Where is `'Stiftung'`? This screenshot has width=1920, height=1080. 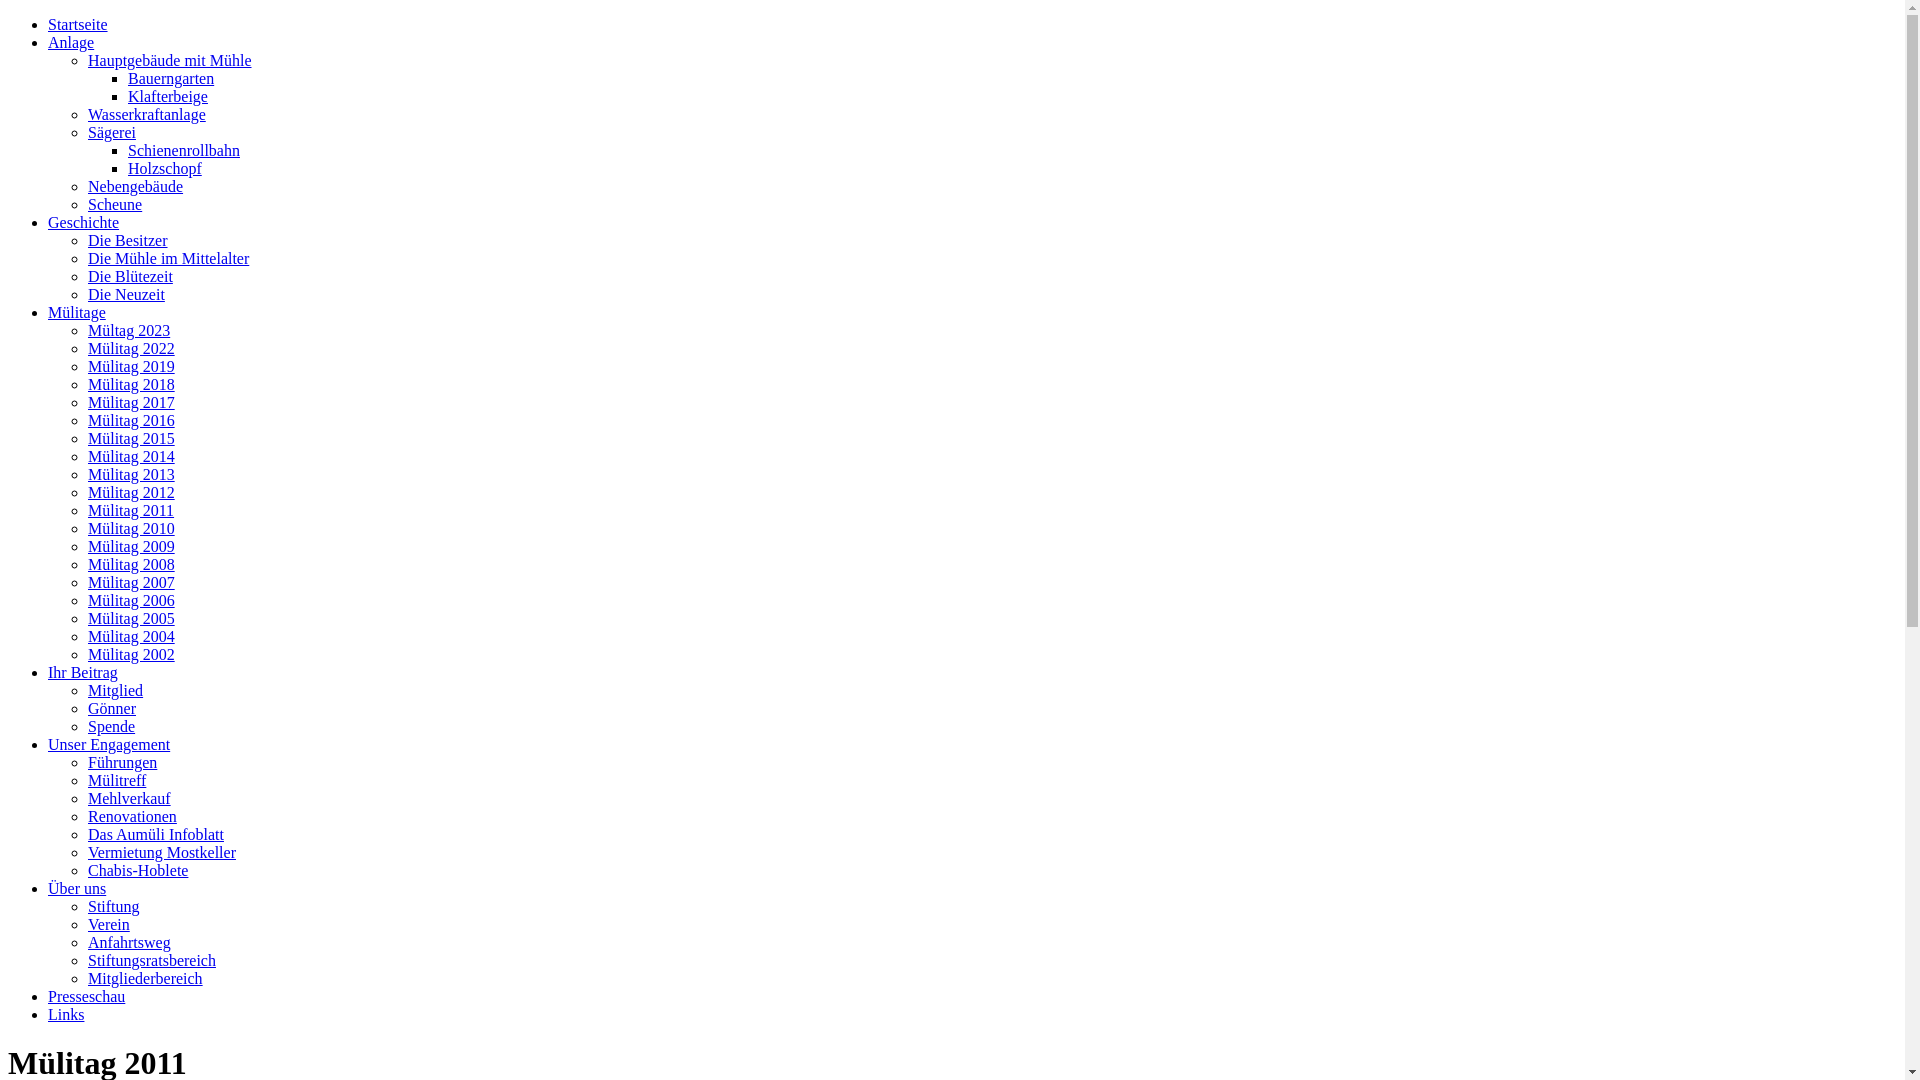
'Stiftung' is located at coordinates (86, 906).